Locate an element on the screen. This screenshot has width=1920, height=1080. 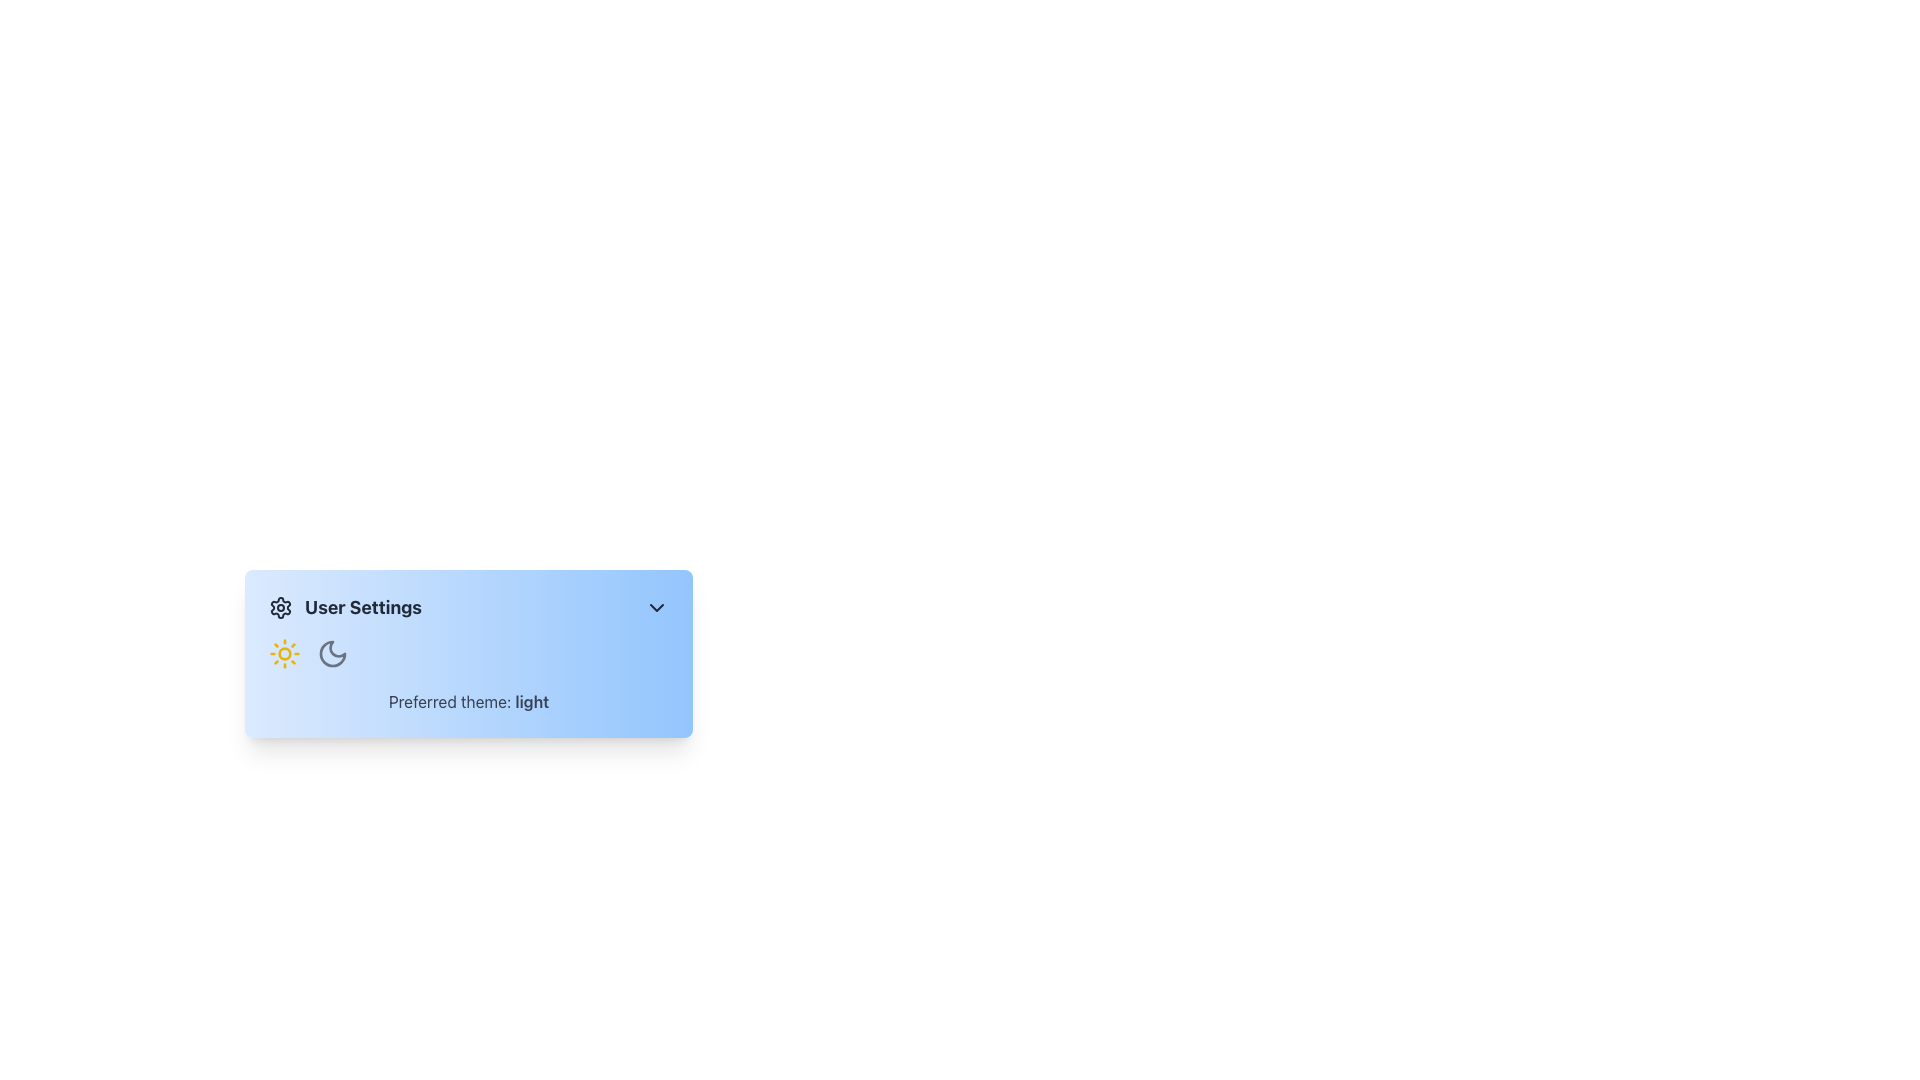
the theme toggle button, which is the second icon to the right of the sun icon in the User Settings section is located at coordinates (332, 654).